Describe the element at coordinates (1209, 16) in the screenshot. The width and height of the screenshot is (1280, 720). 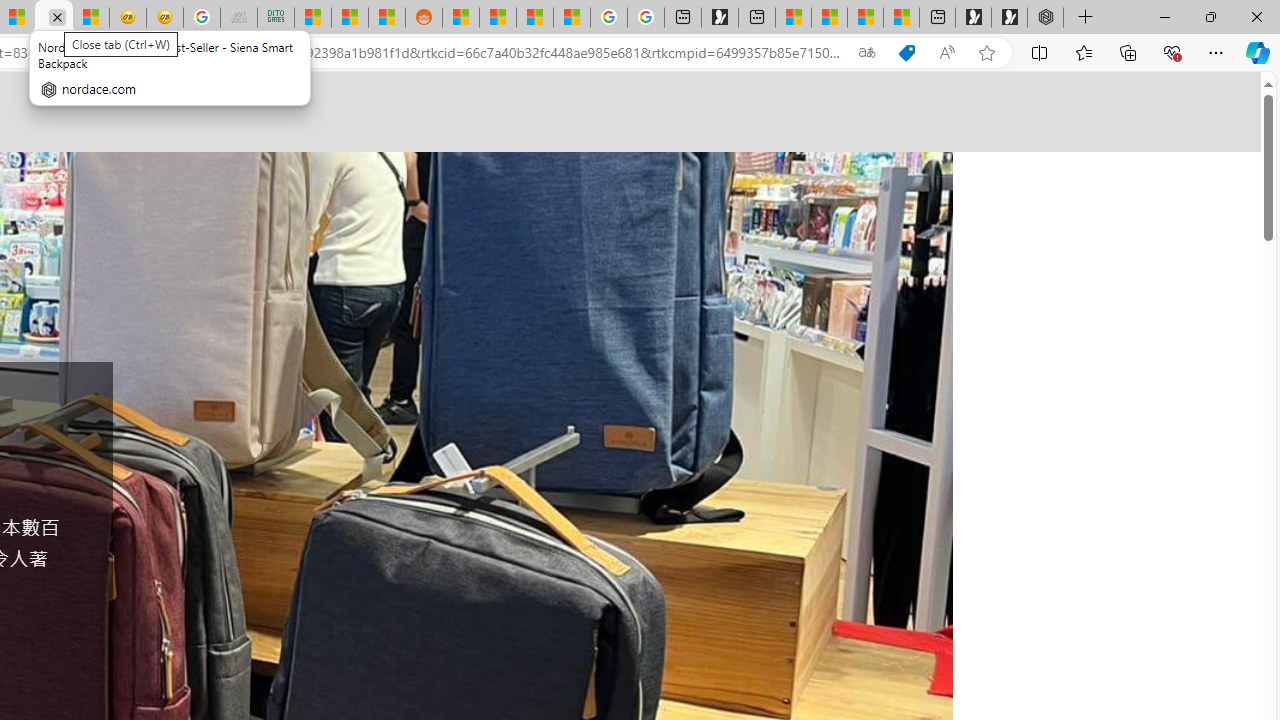
I see `'Restore'` at that location.